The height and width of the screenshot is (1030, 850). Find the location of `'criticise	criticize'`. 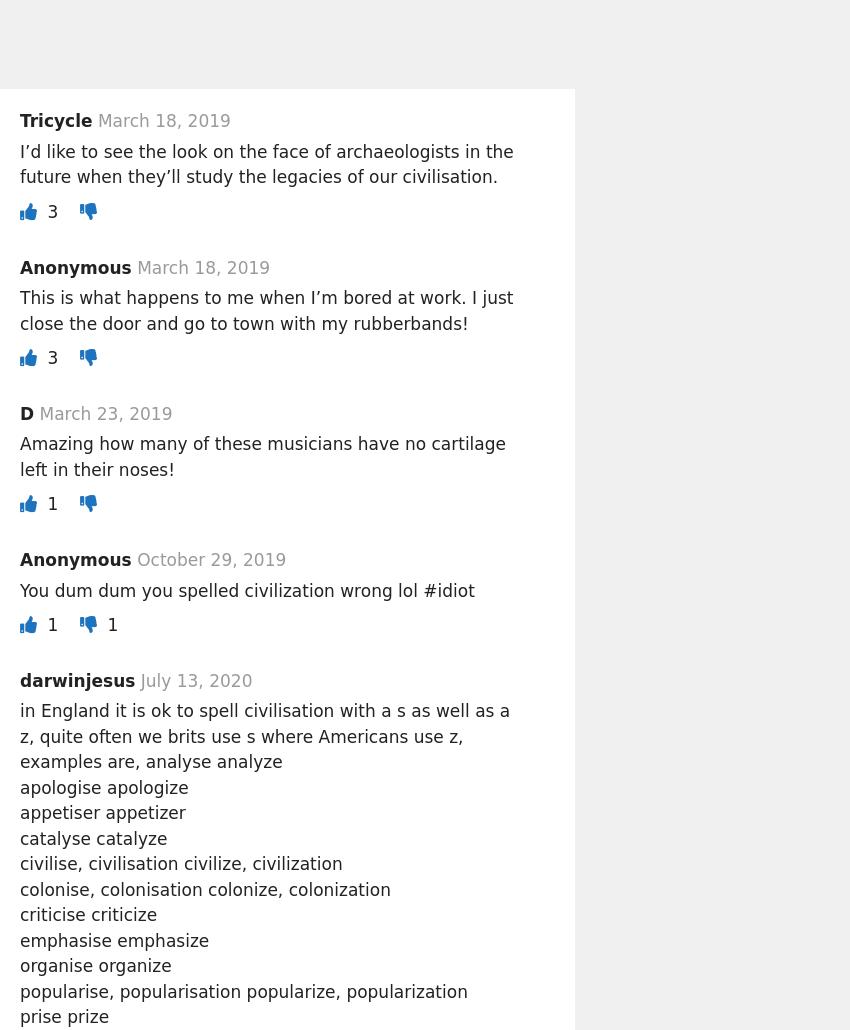

'criticise	criticize' is located at coordinates (87, 914).